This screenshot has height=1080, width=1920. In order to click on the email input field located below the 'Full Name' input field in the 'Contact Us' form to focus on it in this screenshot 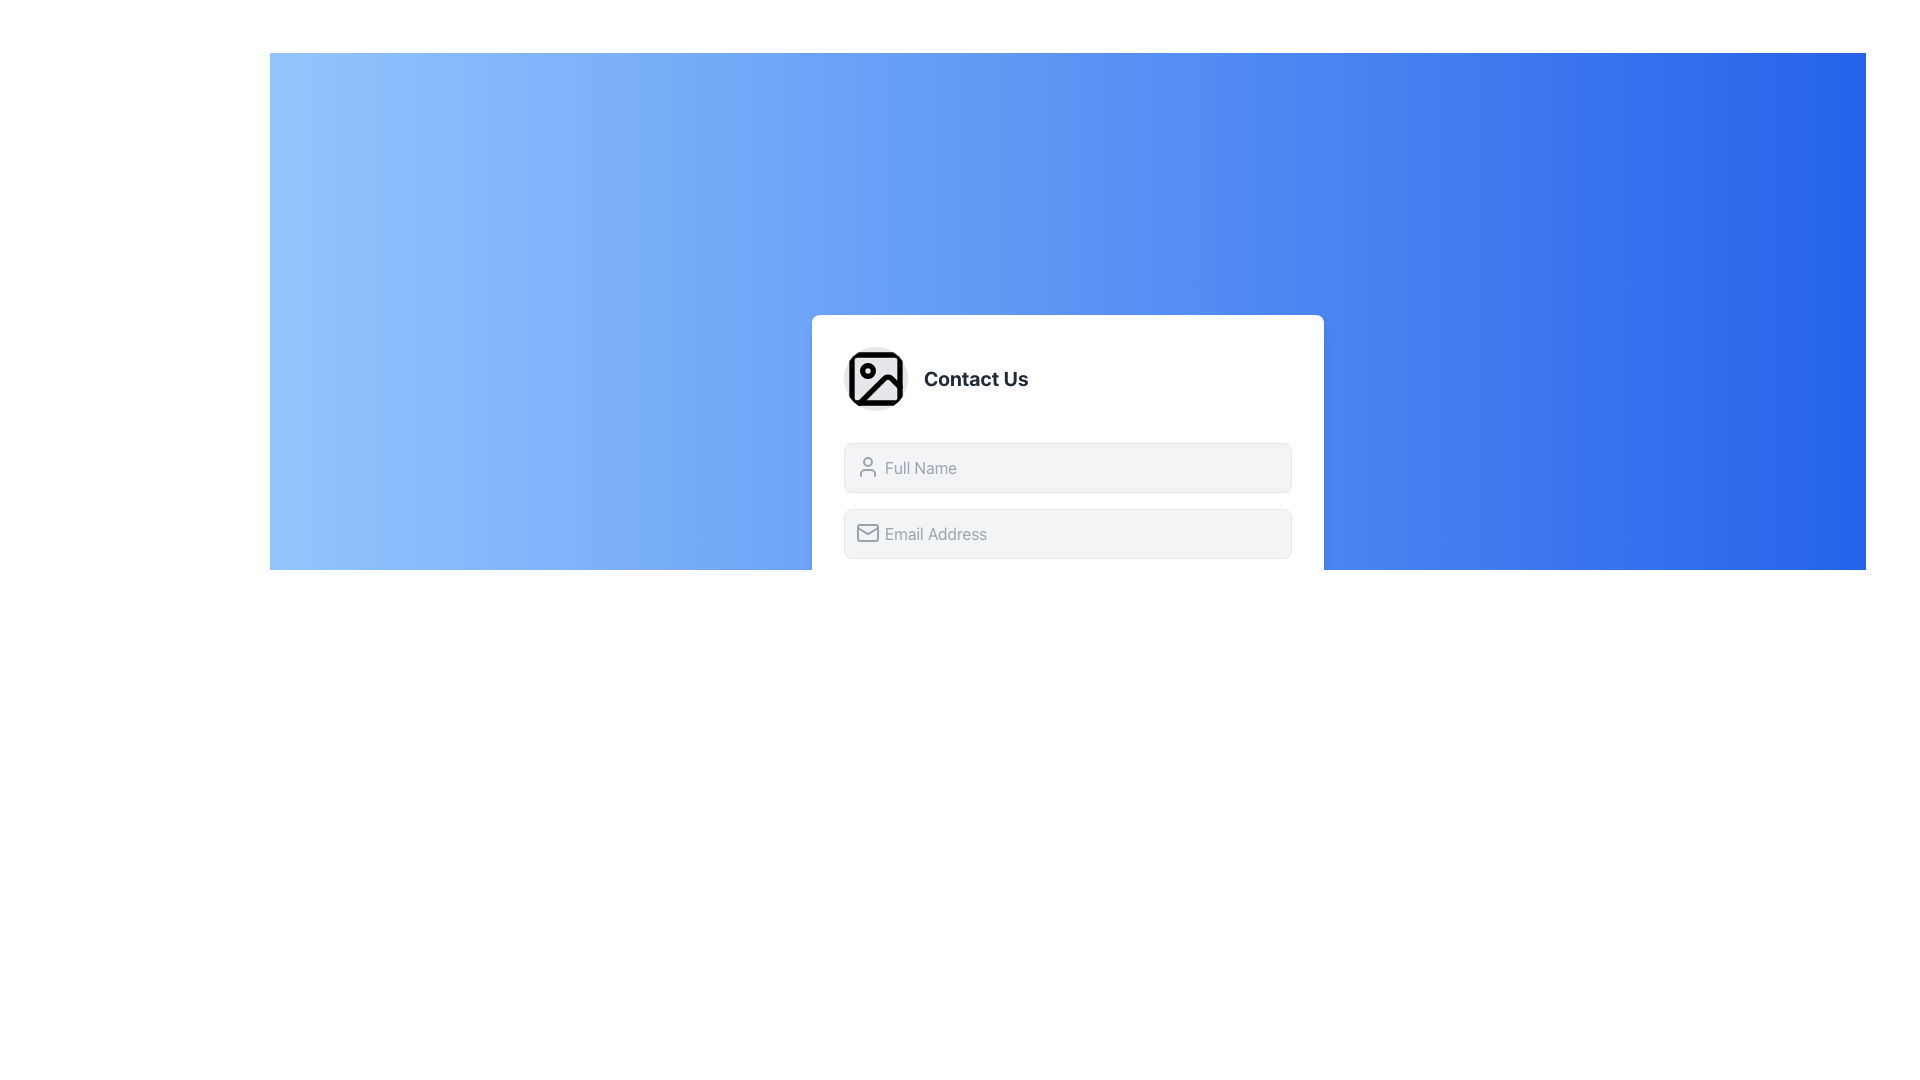, I will do `click(1067, 532)`.